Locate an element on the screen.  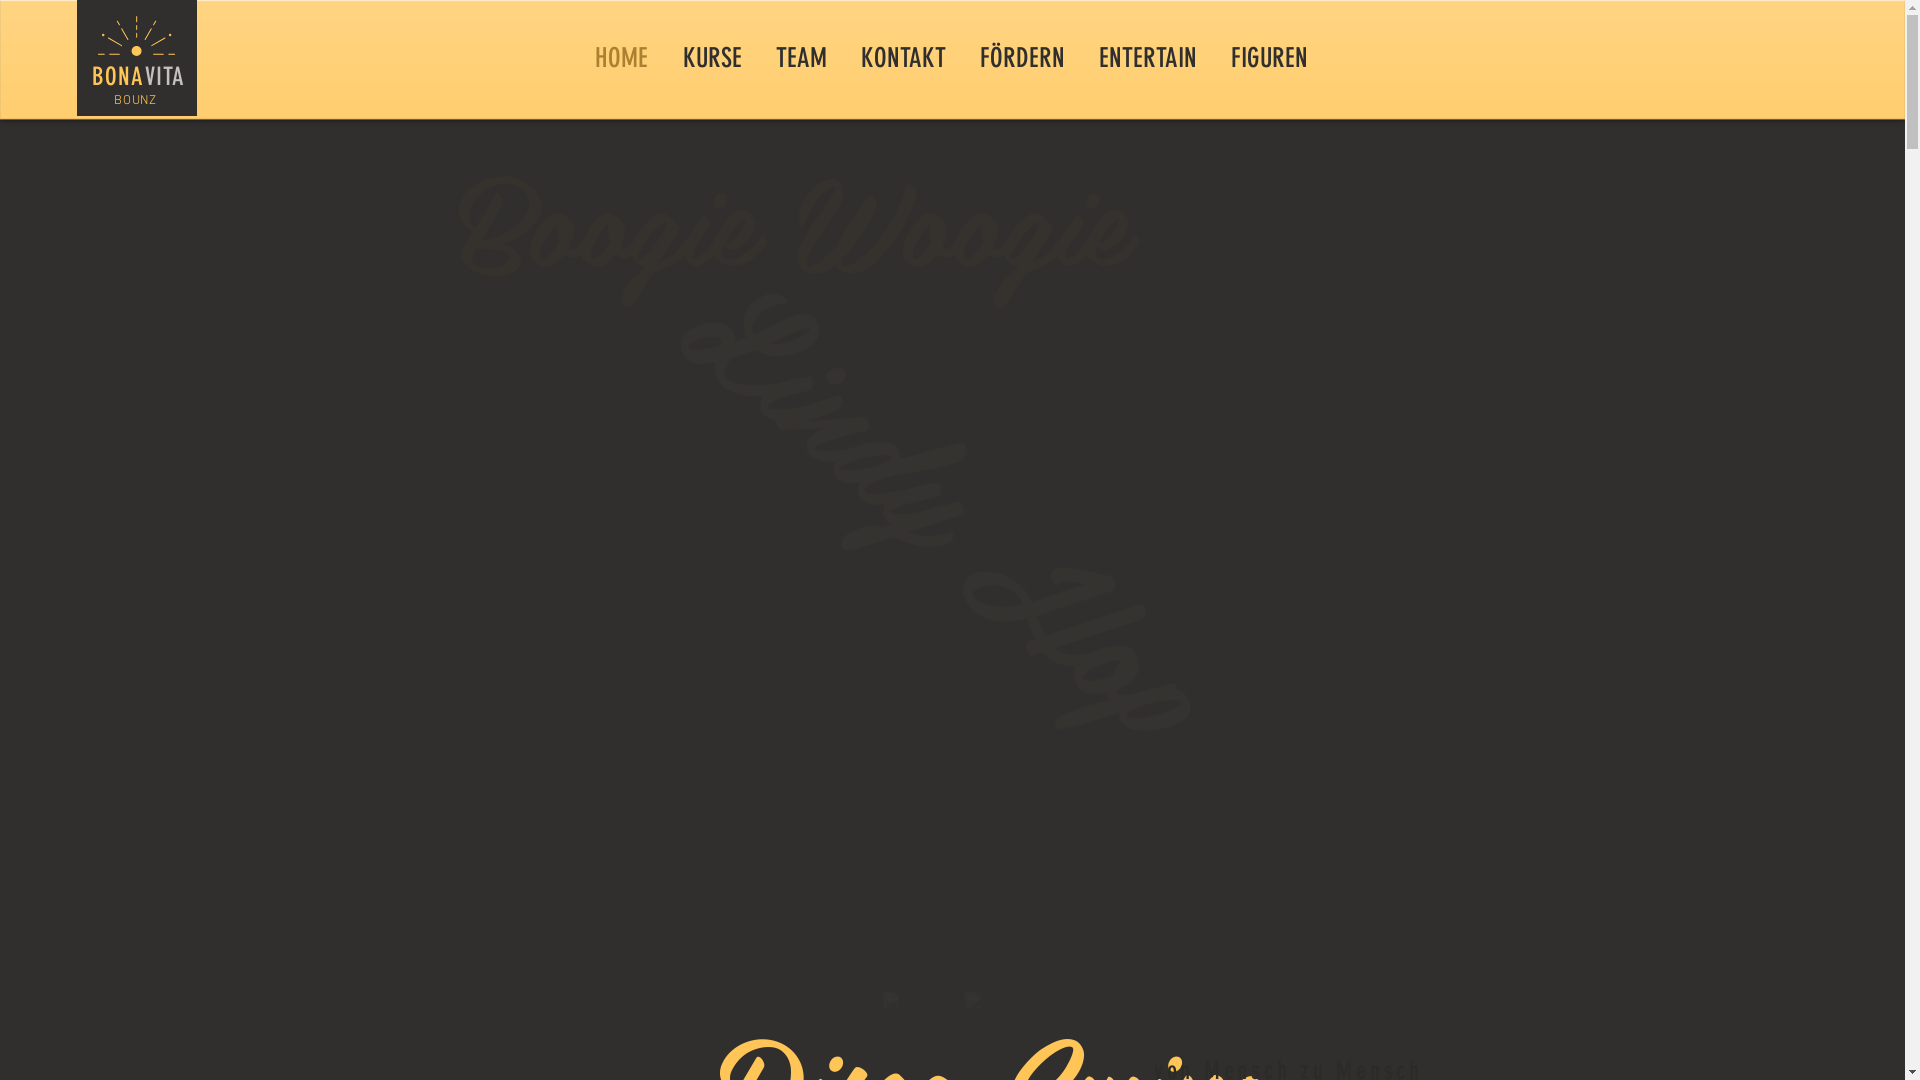
'KONTAKT' is located at coordinates (902, 56).